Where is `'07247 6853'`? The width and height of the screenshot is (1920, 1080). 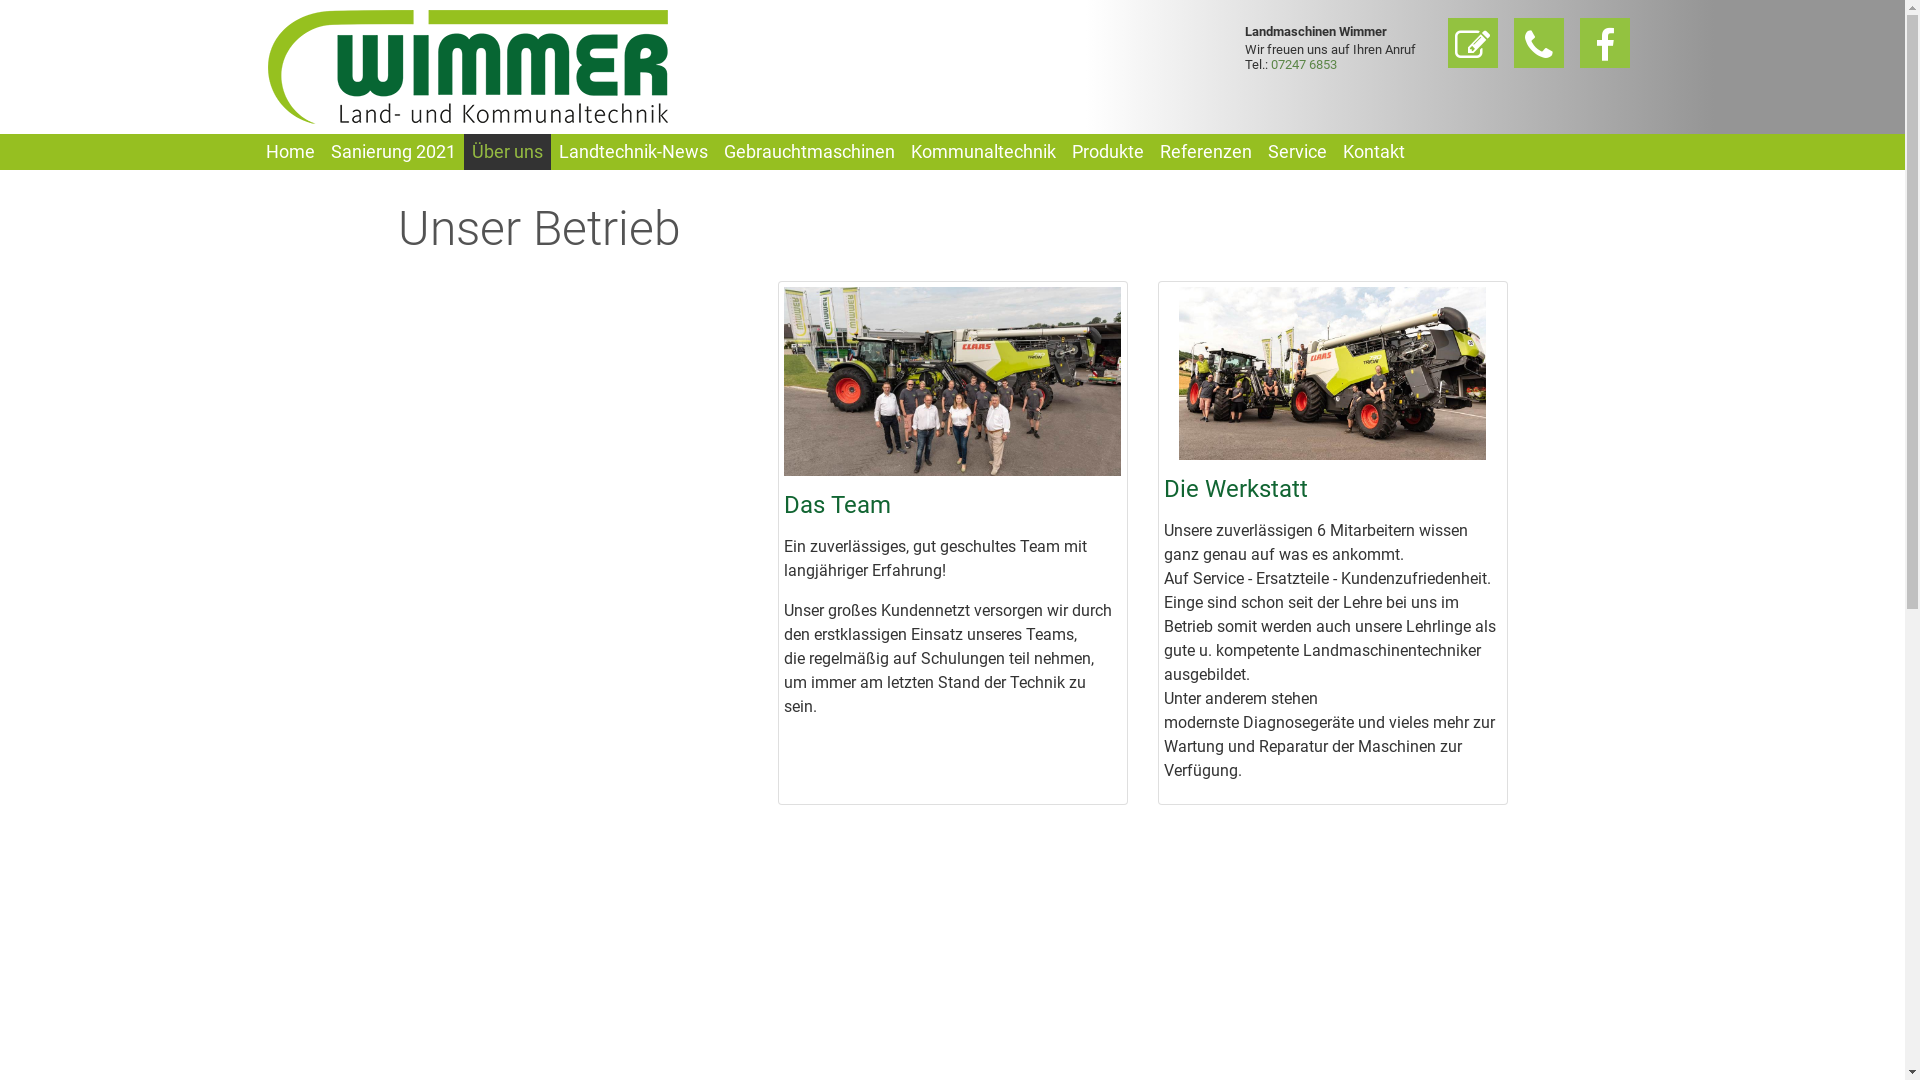 '07247 6853' is located at coordinates (1302, 63).